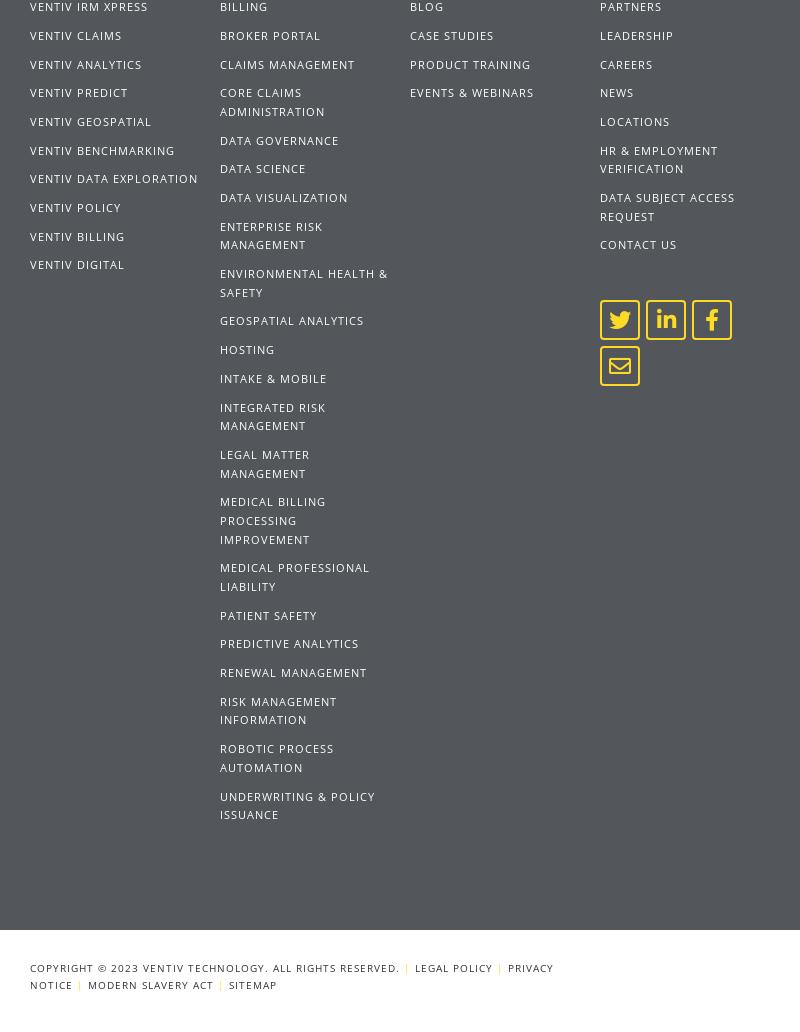 The width and height of the screenshot is (800, 1032). What do you see at coordinates (657, 158) in the screenshot?
I see `'HR & Employment Verification'` at bounding box center [657, 158].